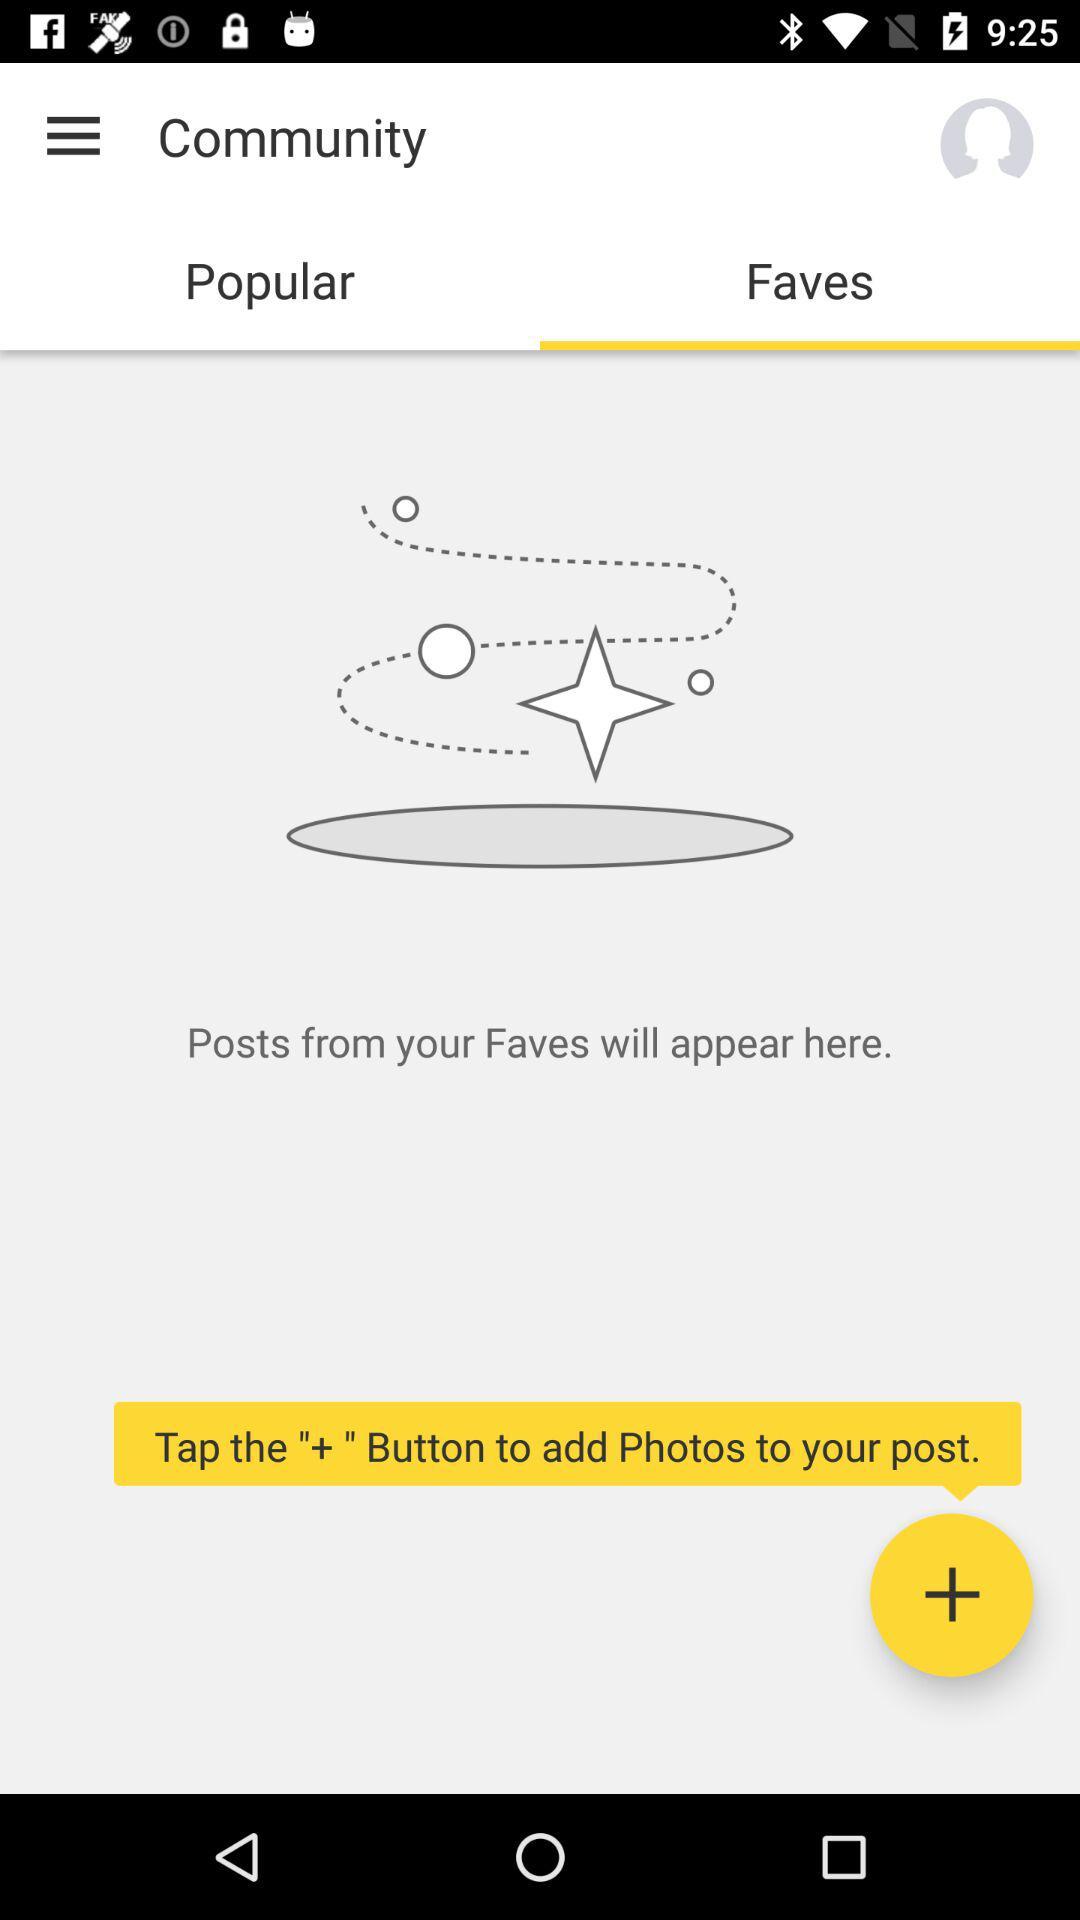 This screenshot has width=1080, height=1920. What do you see at coordinates (72, 135) in the screenshot?
I see `the item above posts from your icon` at bounding box center [72, 135].